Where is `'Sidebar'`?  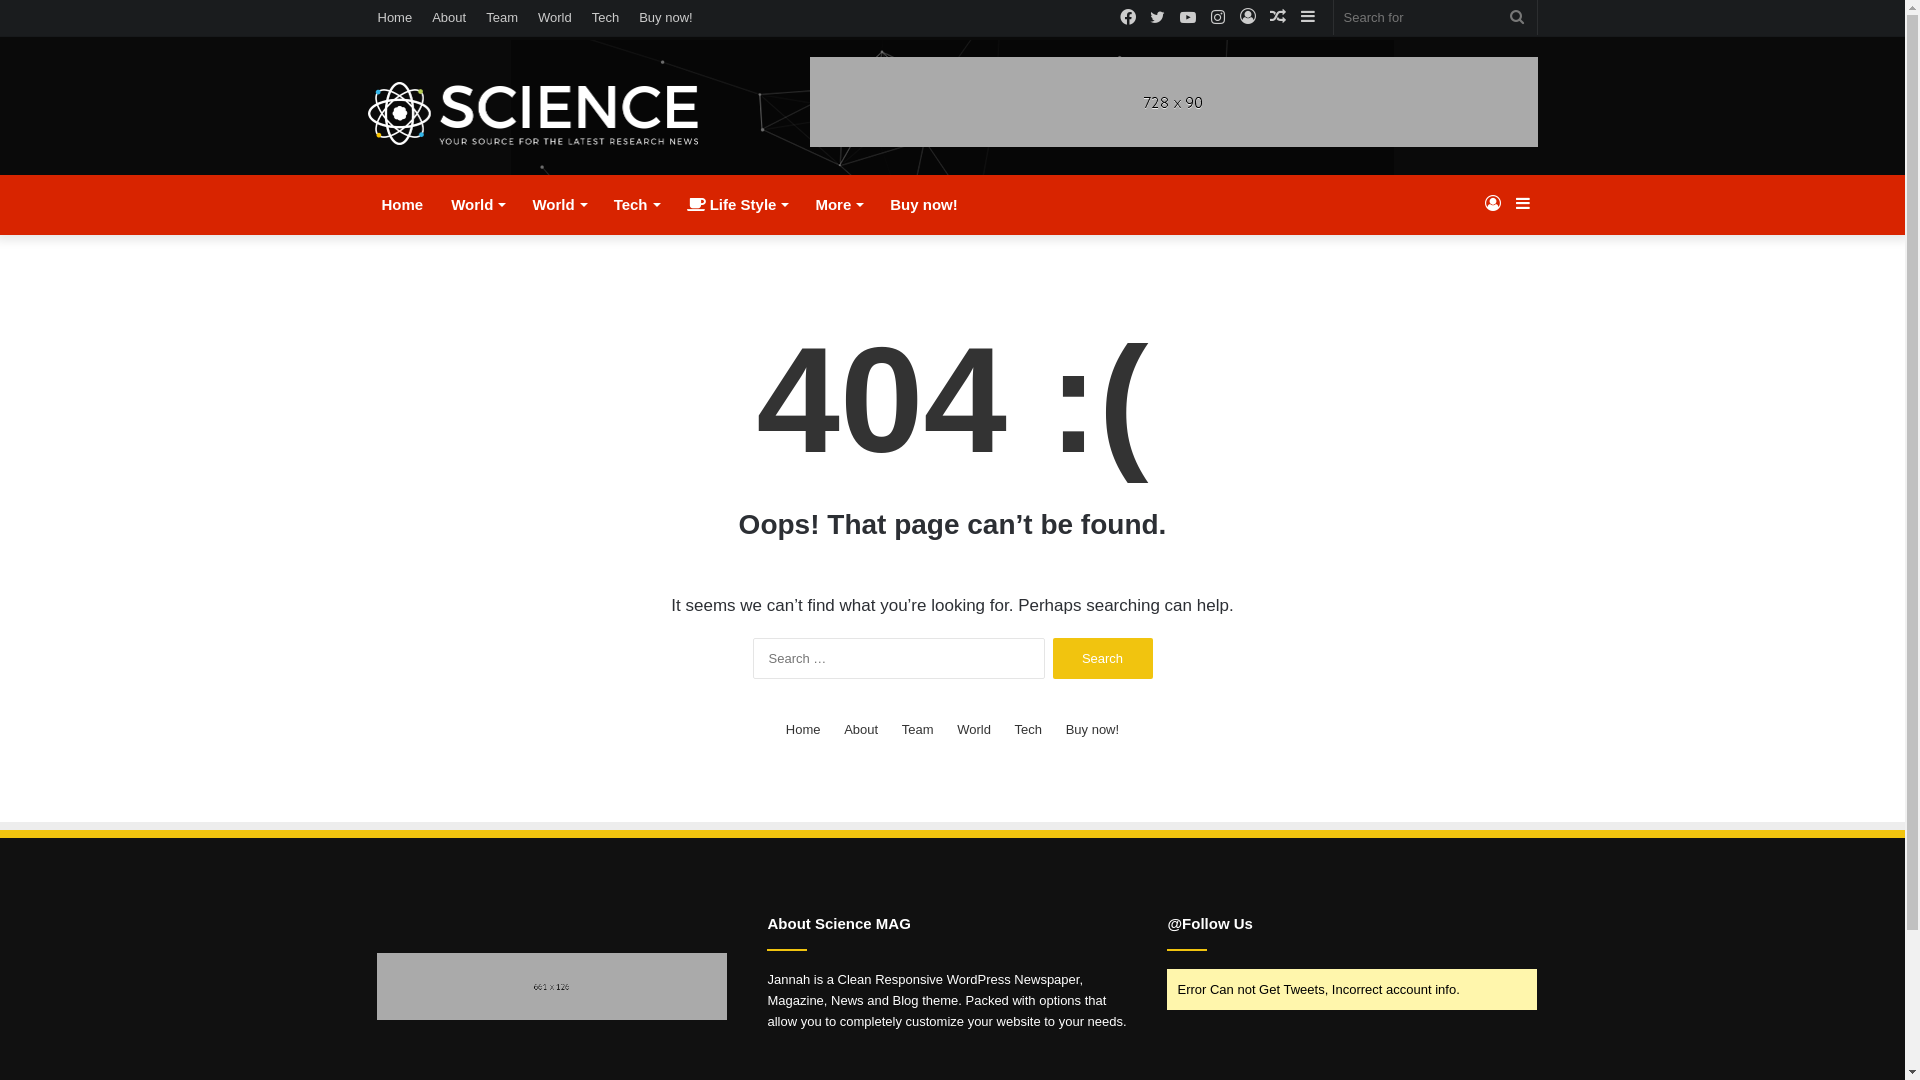 'Sidebar' is located at coordinates (1308, 17).